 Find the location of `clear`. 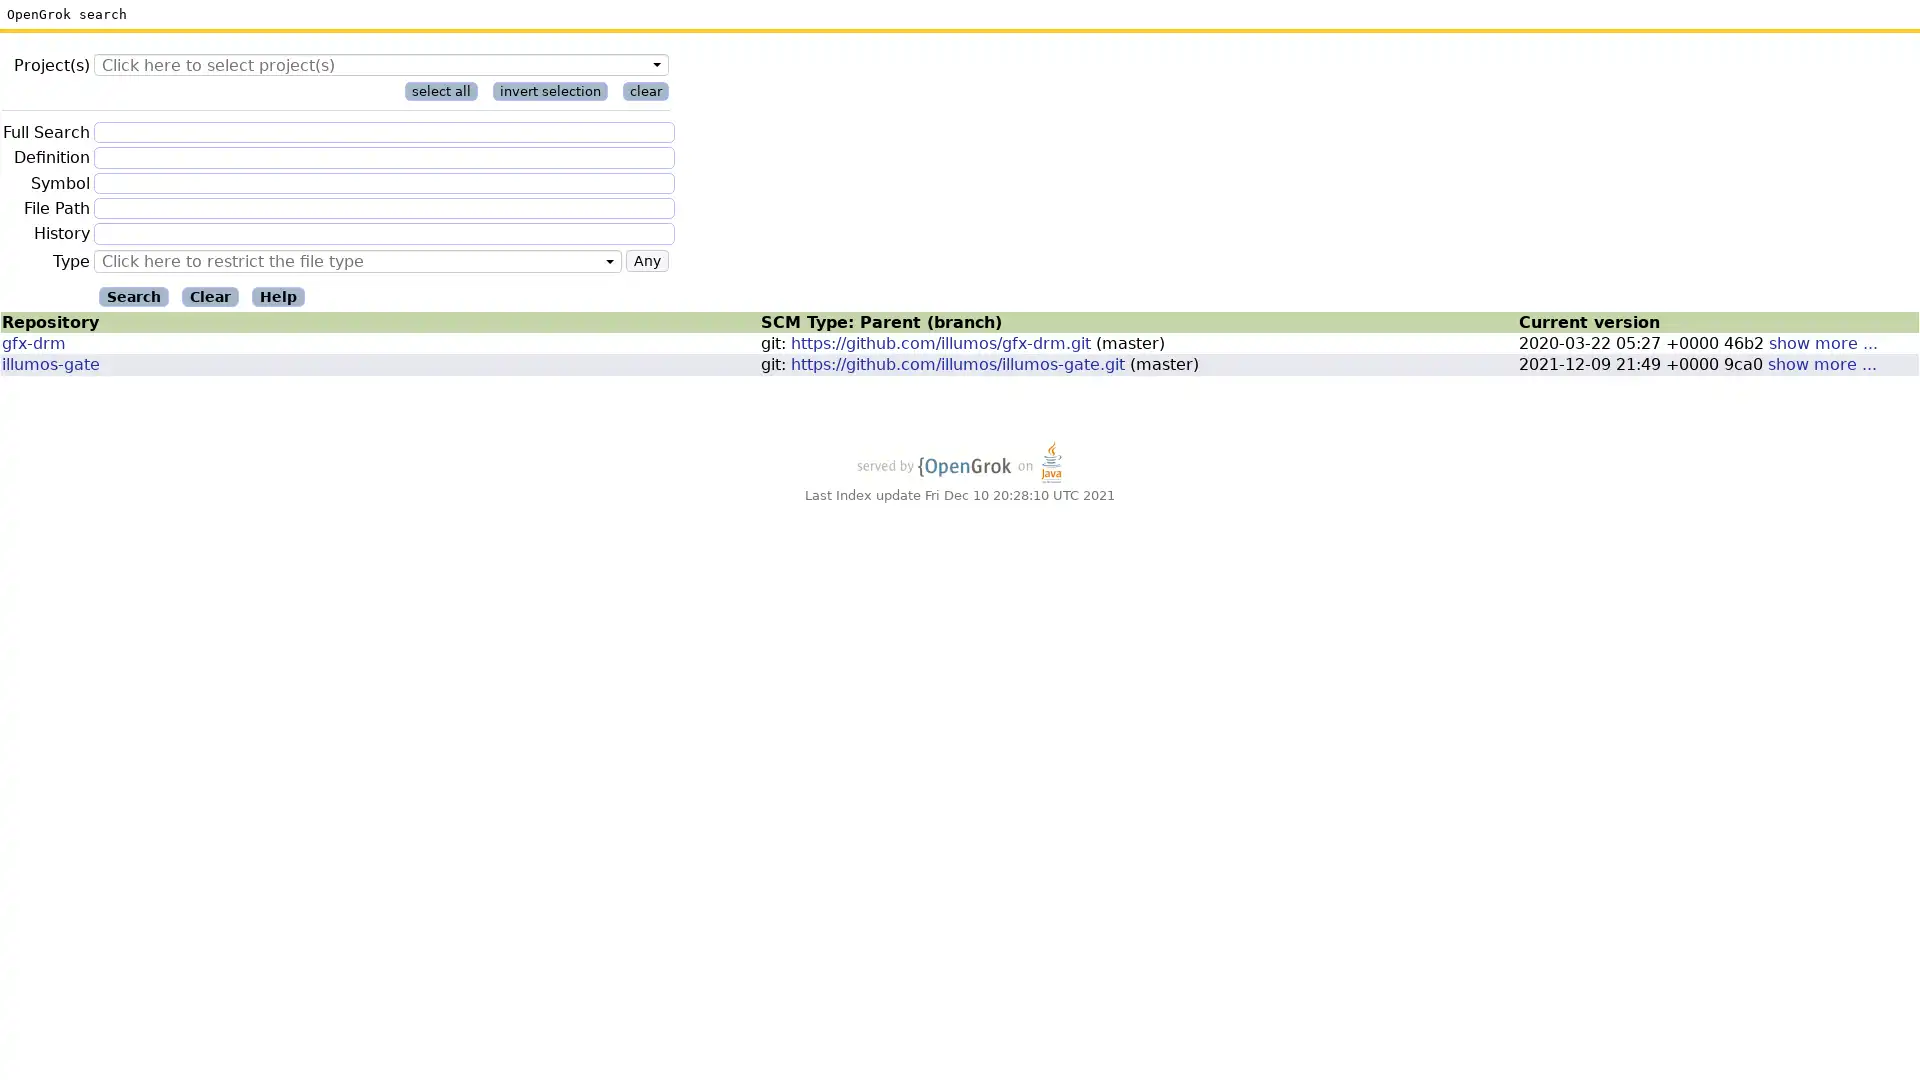

clear is located at coordinates (646, 91).